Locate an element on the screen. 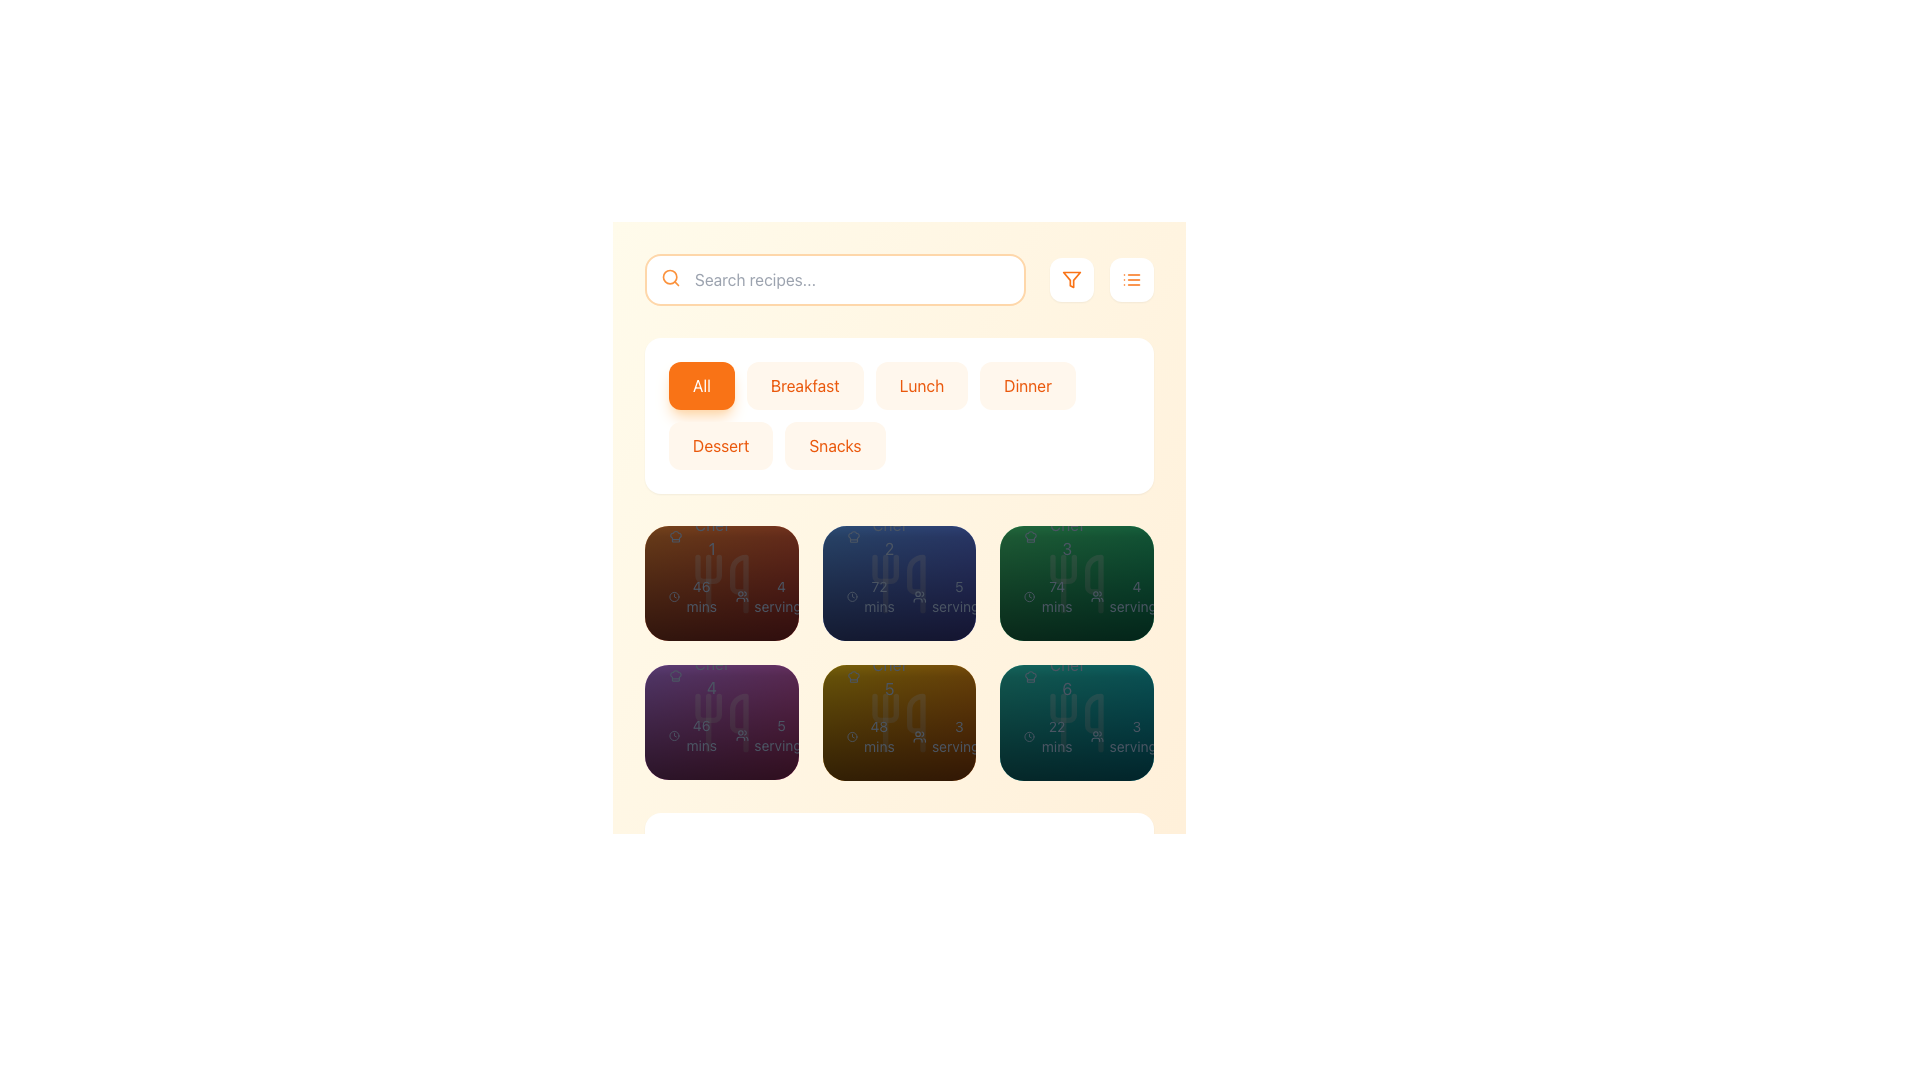 This screenshot has height=1080, width=1920. the circular graphical element that visually represents the outer boundary of the clock icon situated in the second column of the second row of the grid layout is located at coordinates (852, 596).